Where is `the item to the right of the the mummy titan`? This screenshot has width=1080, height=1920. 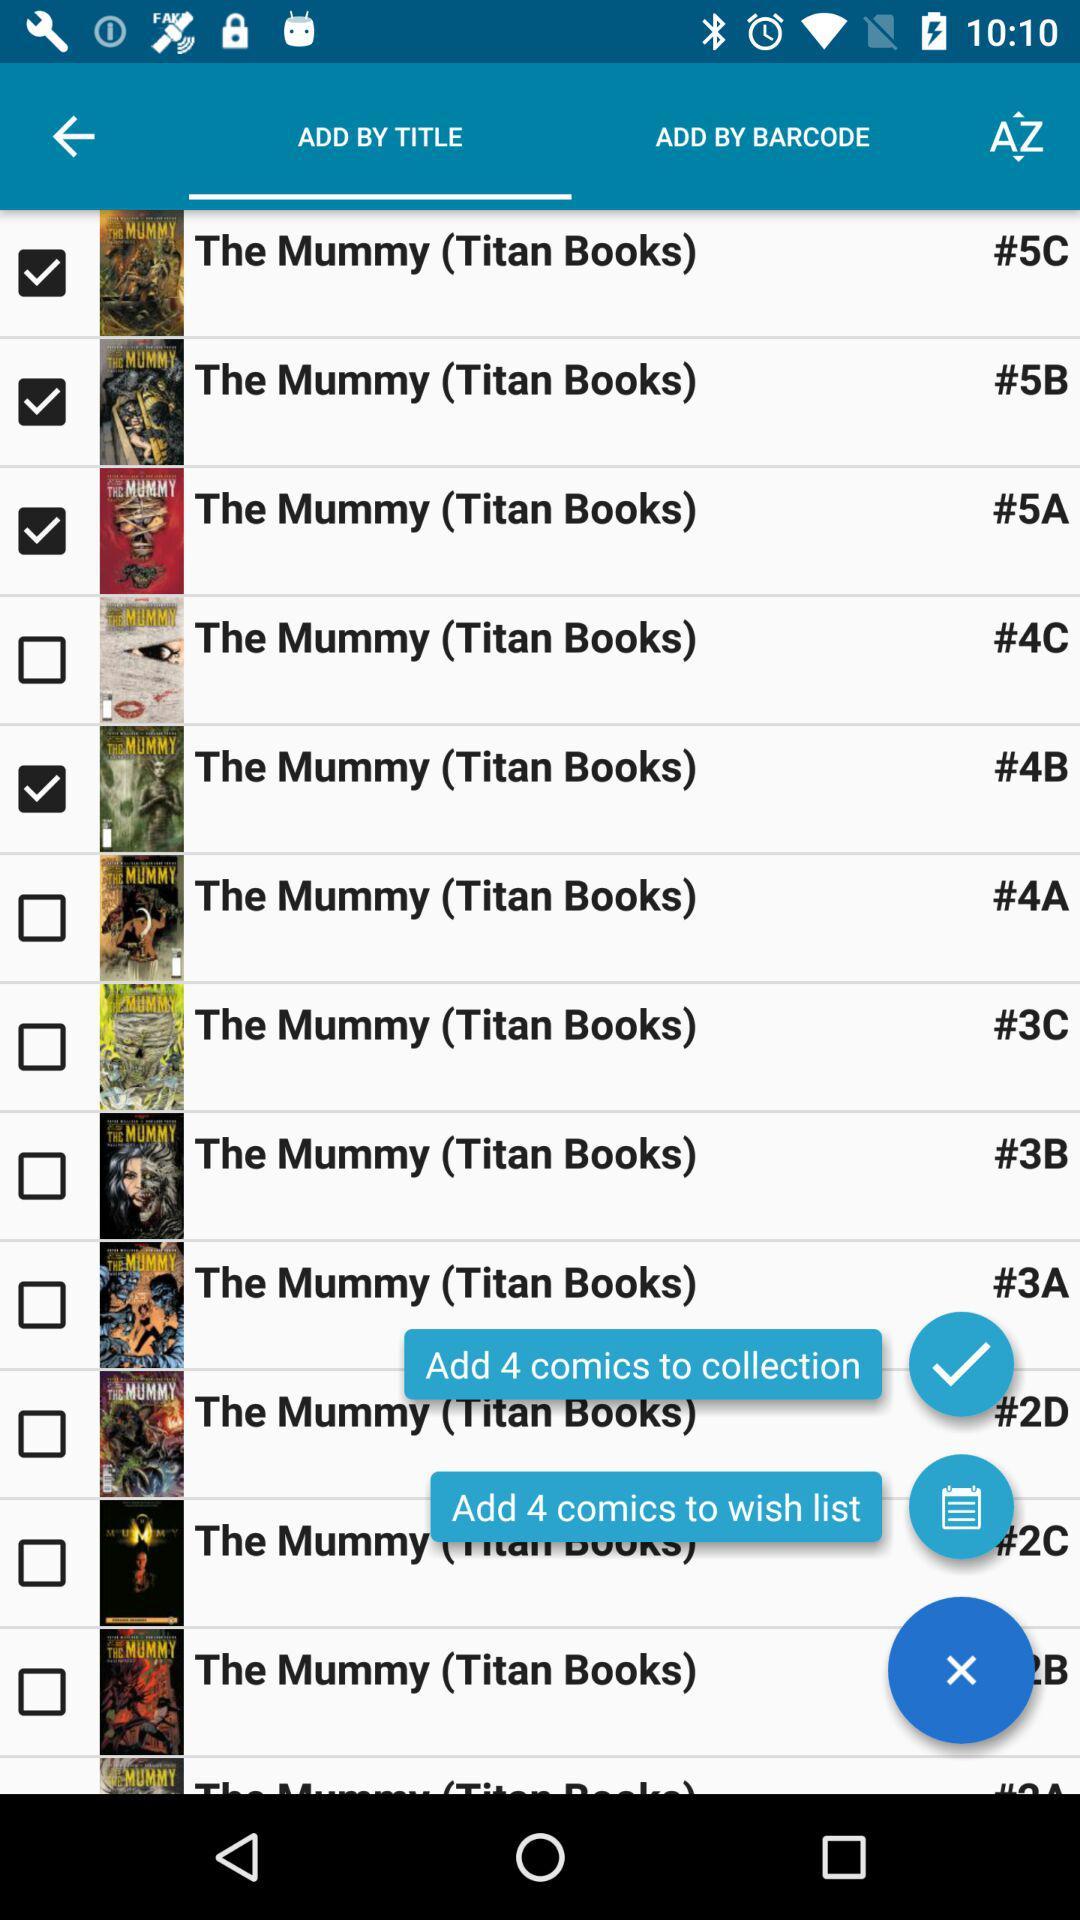 the item to the right of the the mummy titan is located at coordinates (1031, 1409).